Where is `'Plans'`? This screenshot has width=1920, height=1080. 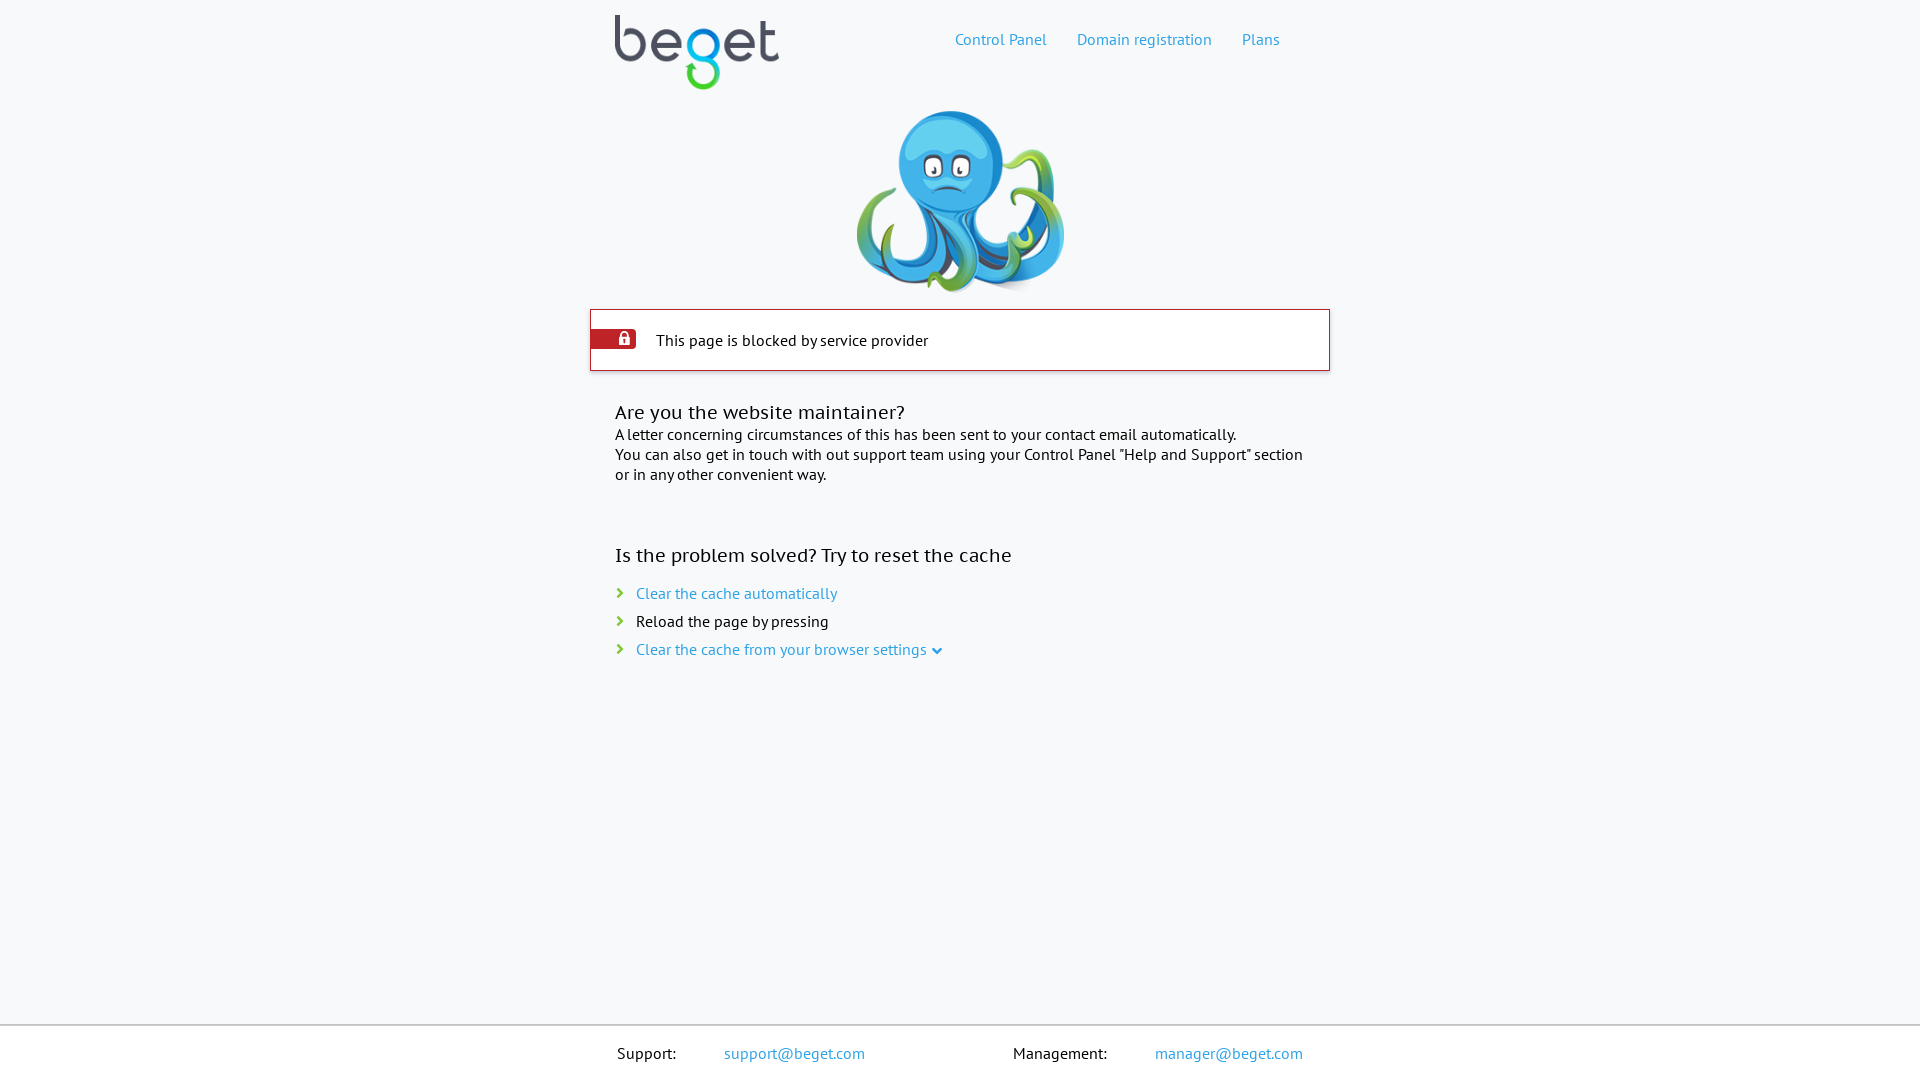 'Plans' is located at coordinates (1260, 38).